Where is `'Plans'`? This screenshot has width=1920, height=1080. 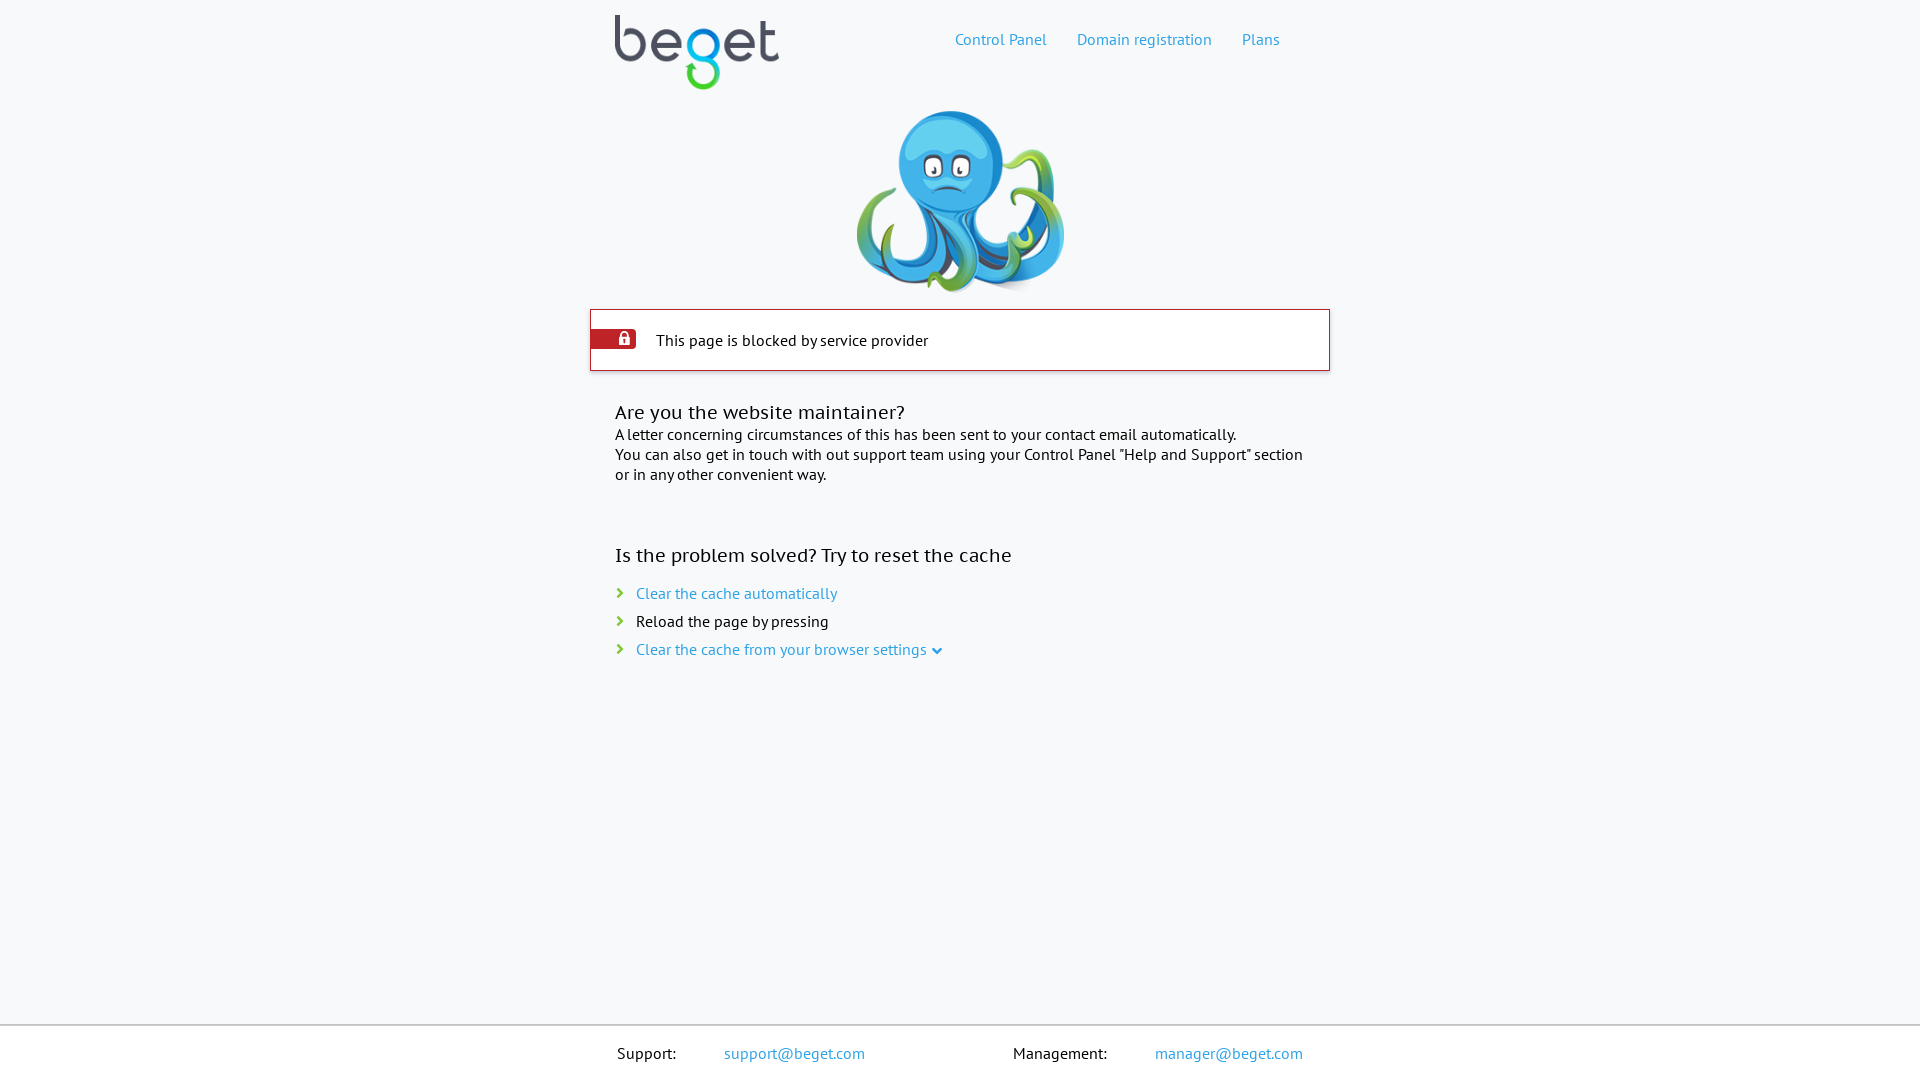 'Plans' is located at coordinates (1260, 38).